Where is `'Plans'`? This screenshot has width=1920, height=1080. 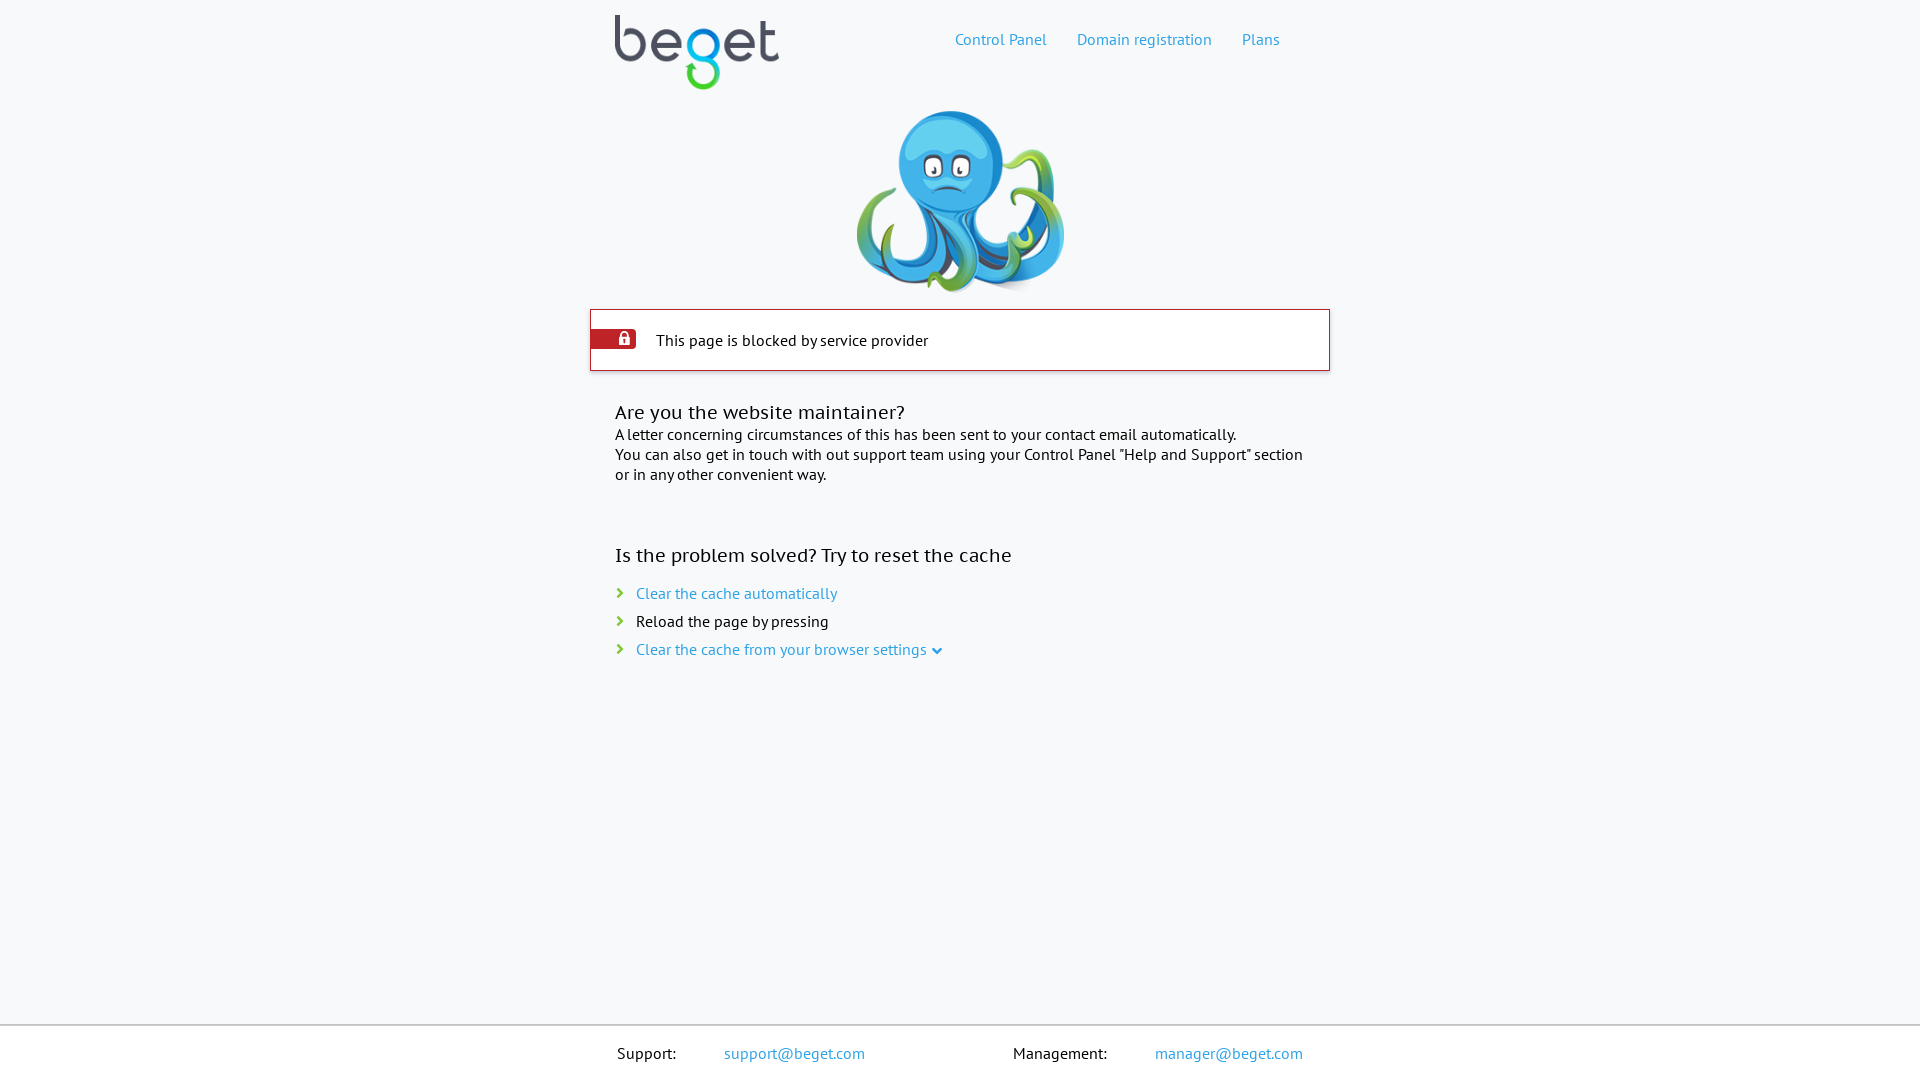 'Plans' is located at coordinates (1260, 38).